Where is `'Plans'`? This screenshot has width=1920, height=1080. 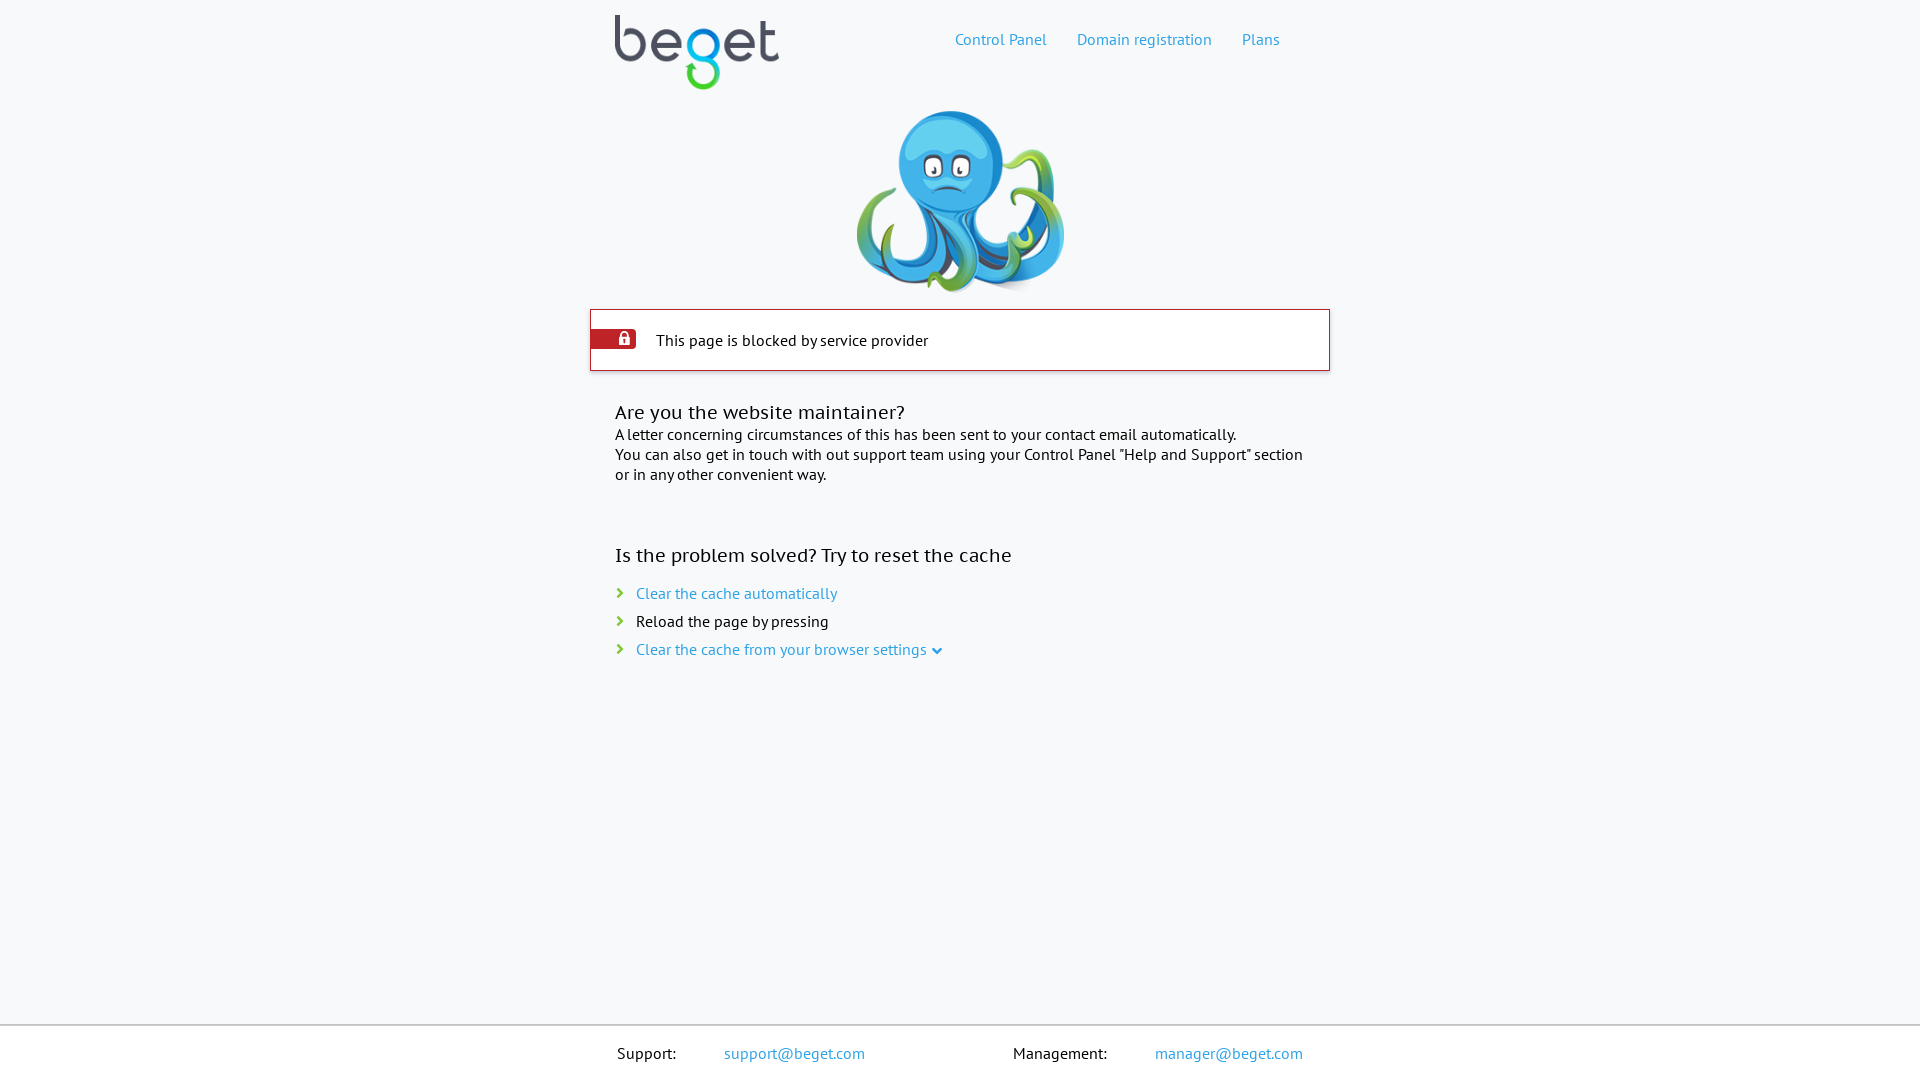 'Plans' is located at coordinates (1260, 38).